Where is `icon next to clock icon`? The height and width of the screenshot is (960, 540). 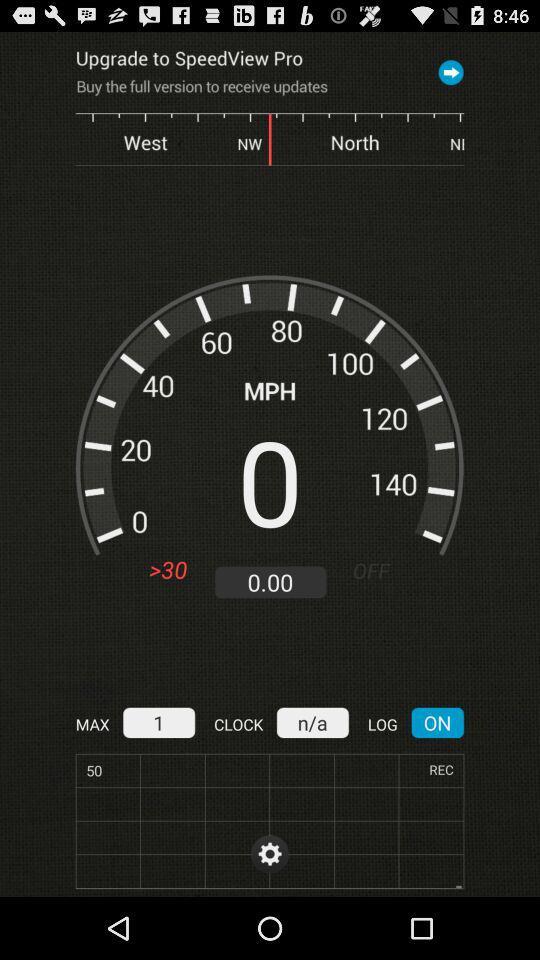 icon next to clock icon is located at coordinates (157, 721).